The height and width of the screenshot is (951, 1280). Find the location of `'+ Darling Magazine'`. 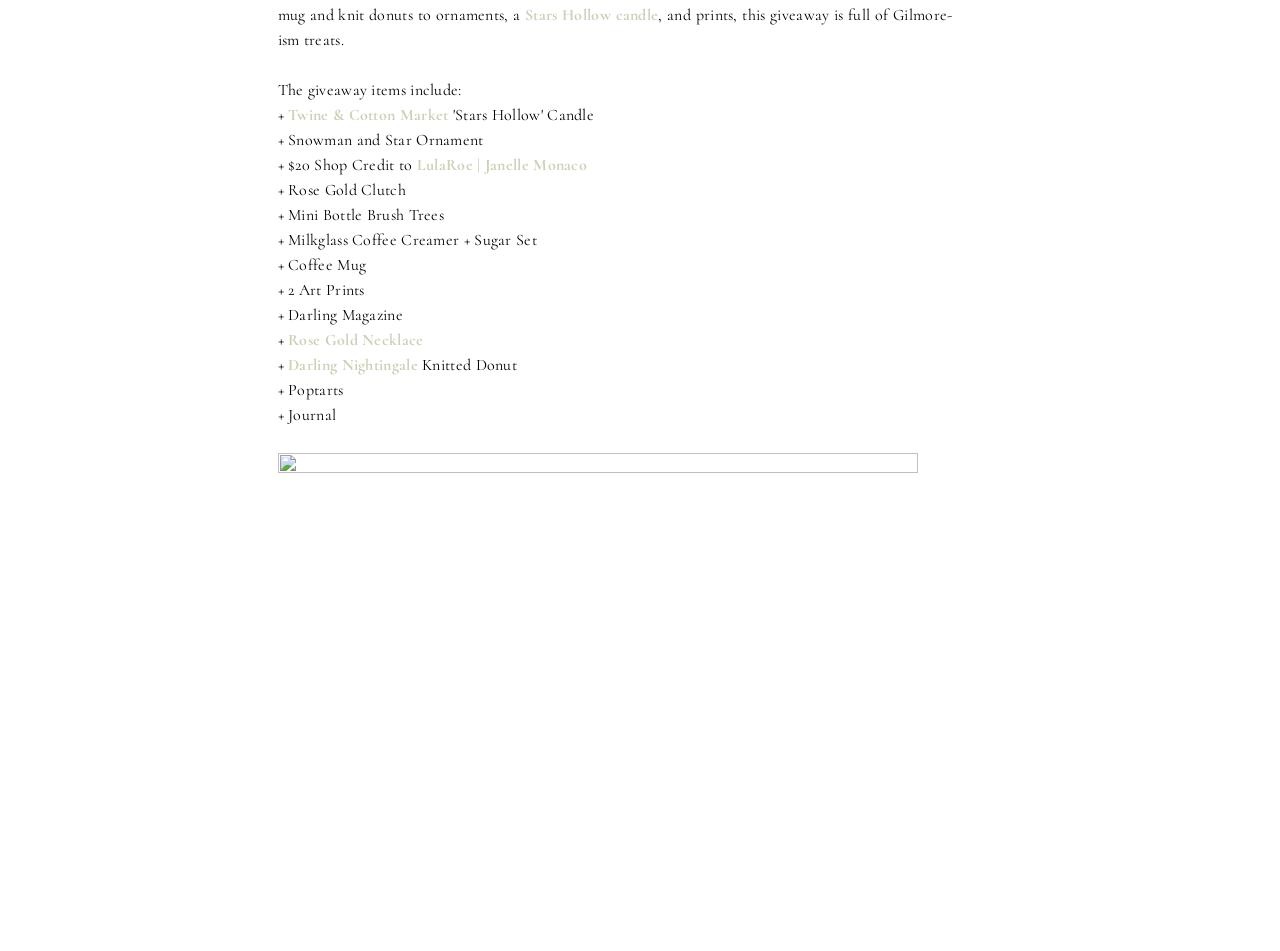

'+ Darling Magazine' is located at coordinates (339, 314).